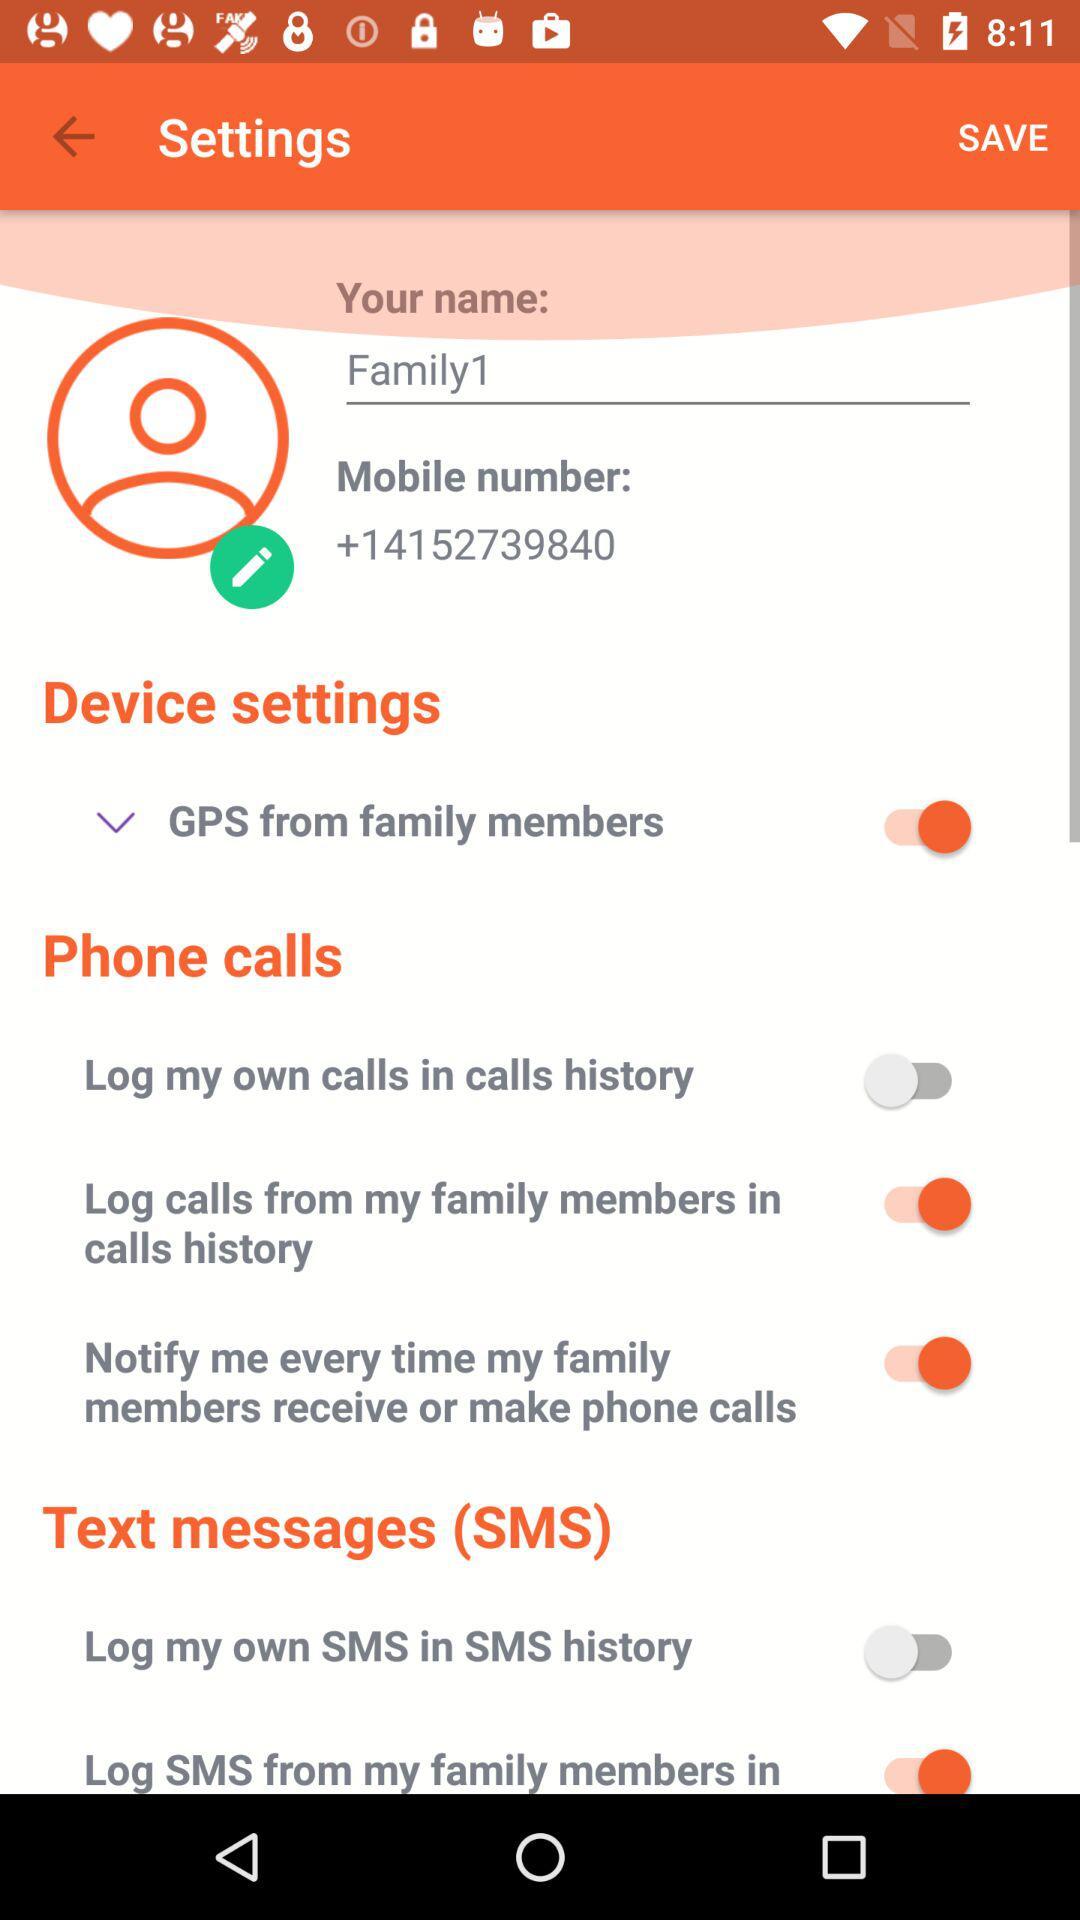 Image resolution: width=1080 pixels, height=1920 pixels. Describe the element at coordinates (475, 537) in the screenshot. I see `the item below mobile number: item` at that location.